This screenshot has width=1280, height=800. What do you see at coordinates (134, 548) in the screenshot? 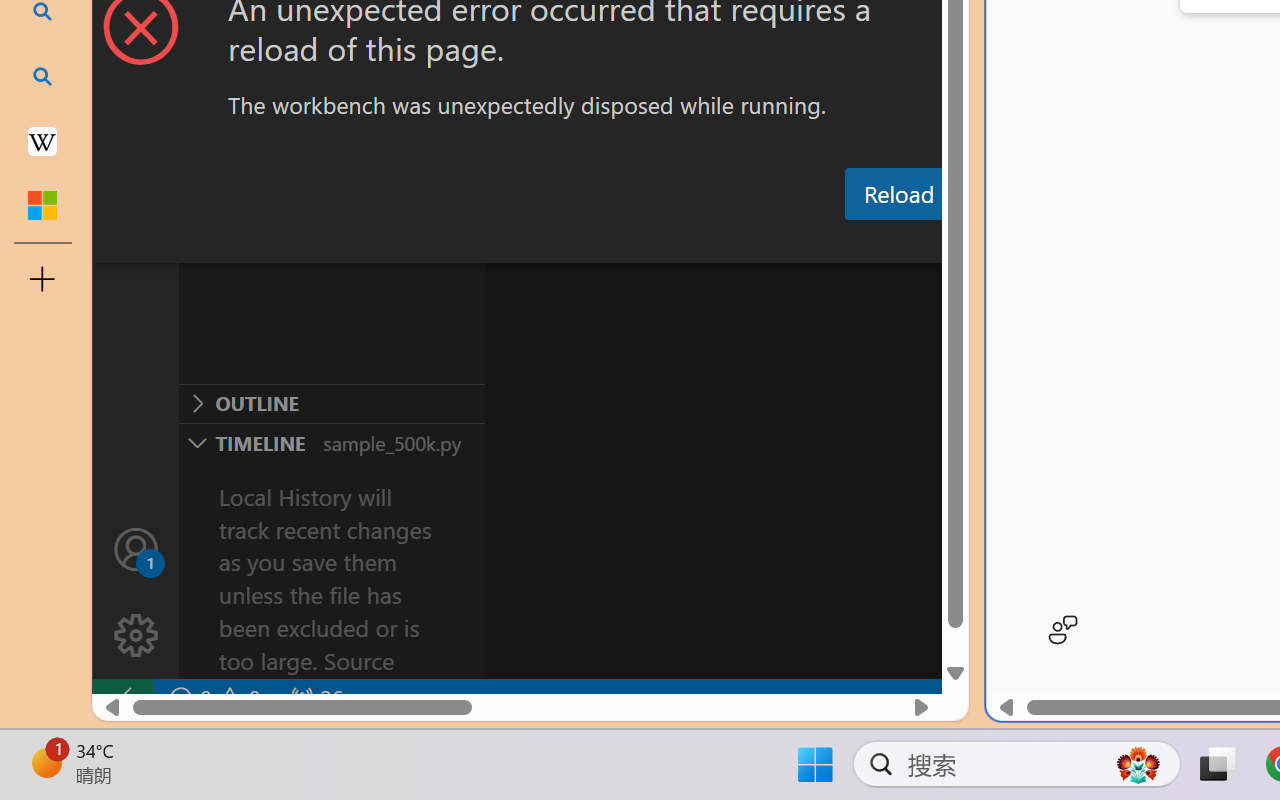
I see `'Accounts - Sign in requested'` at bounding box center [134, 548].